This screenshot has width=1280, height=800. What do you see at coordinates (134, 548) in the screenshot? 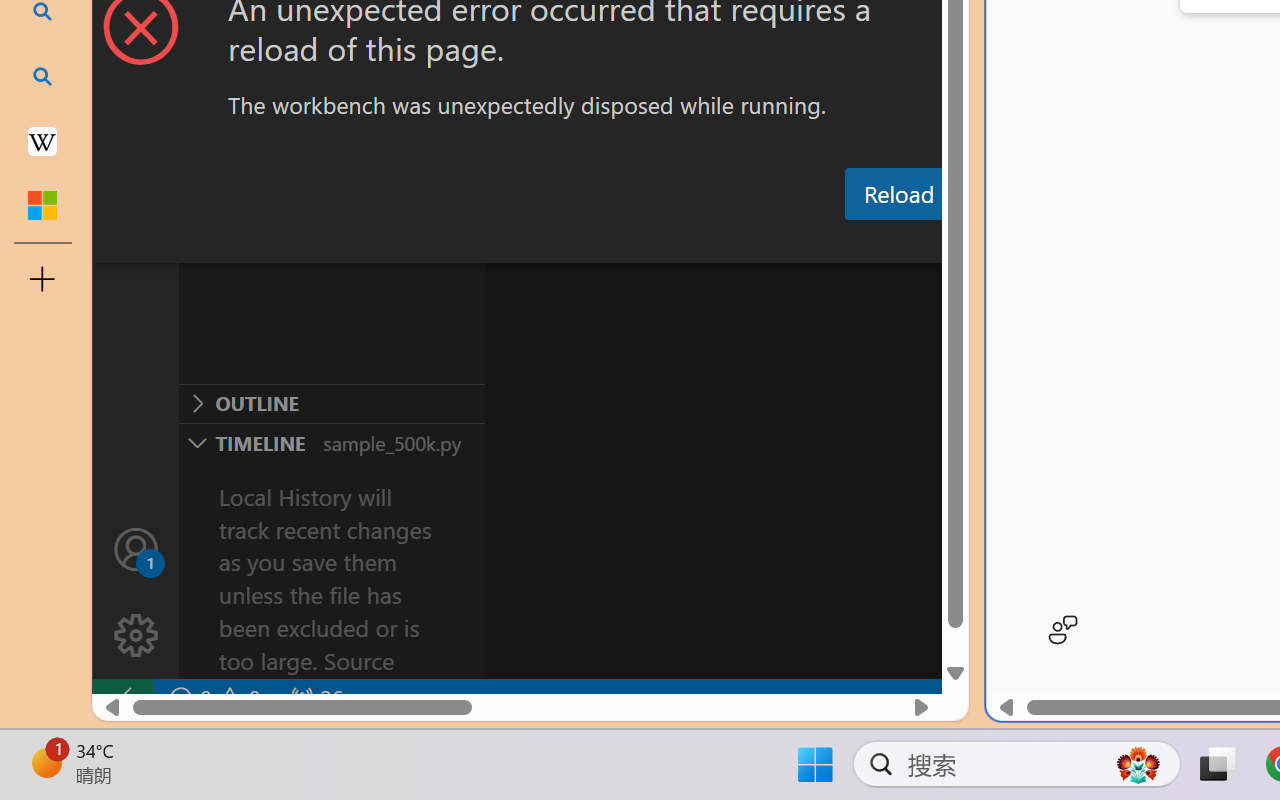
I see `'Accounts - Sign in requested'` at bounding box center [134, 548].